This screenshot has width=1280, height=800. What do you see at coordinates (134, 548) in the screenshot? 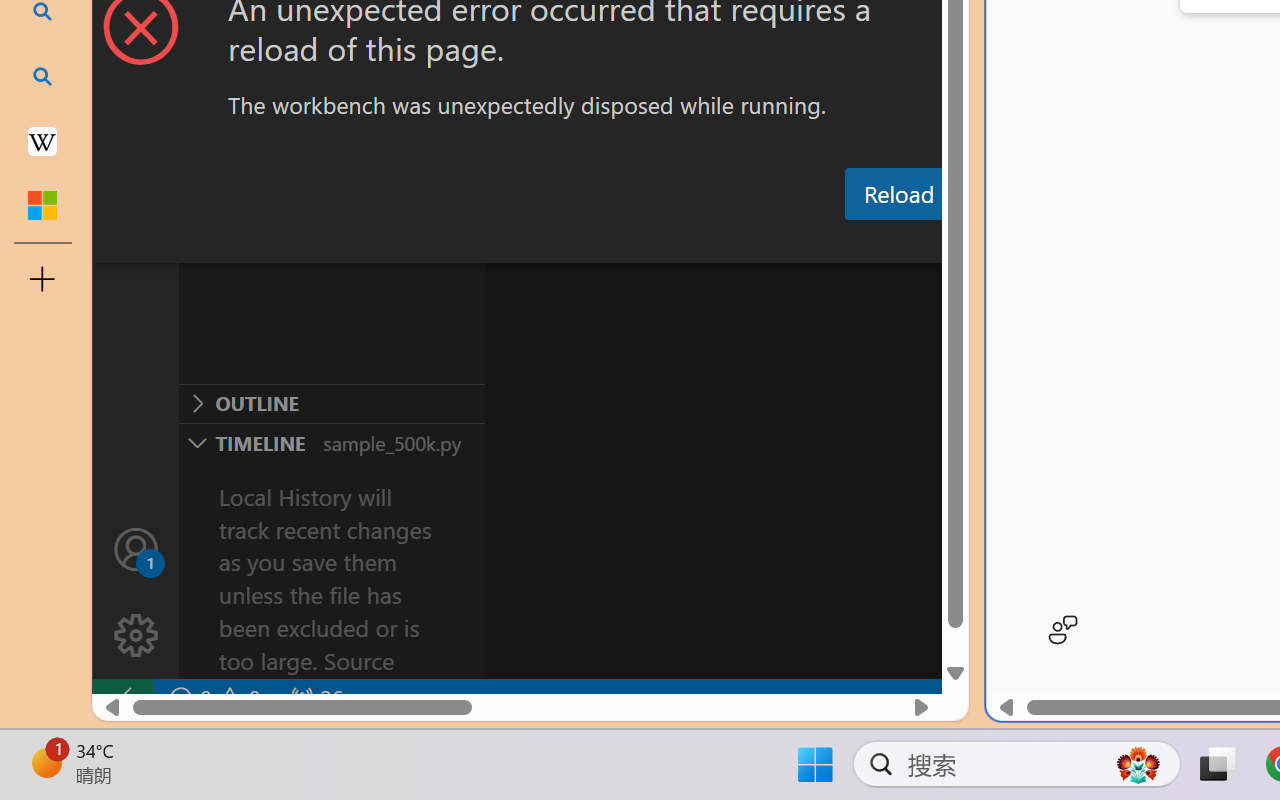
I see `'Accounts - Sign in requested'` at bounding box center [134, 548].